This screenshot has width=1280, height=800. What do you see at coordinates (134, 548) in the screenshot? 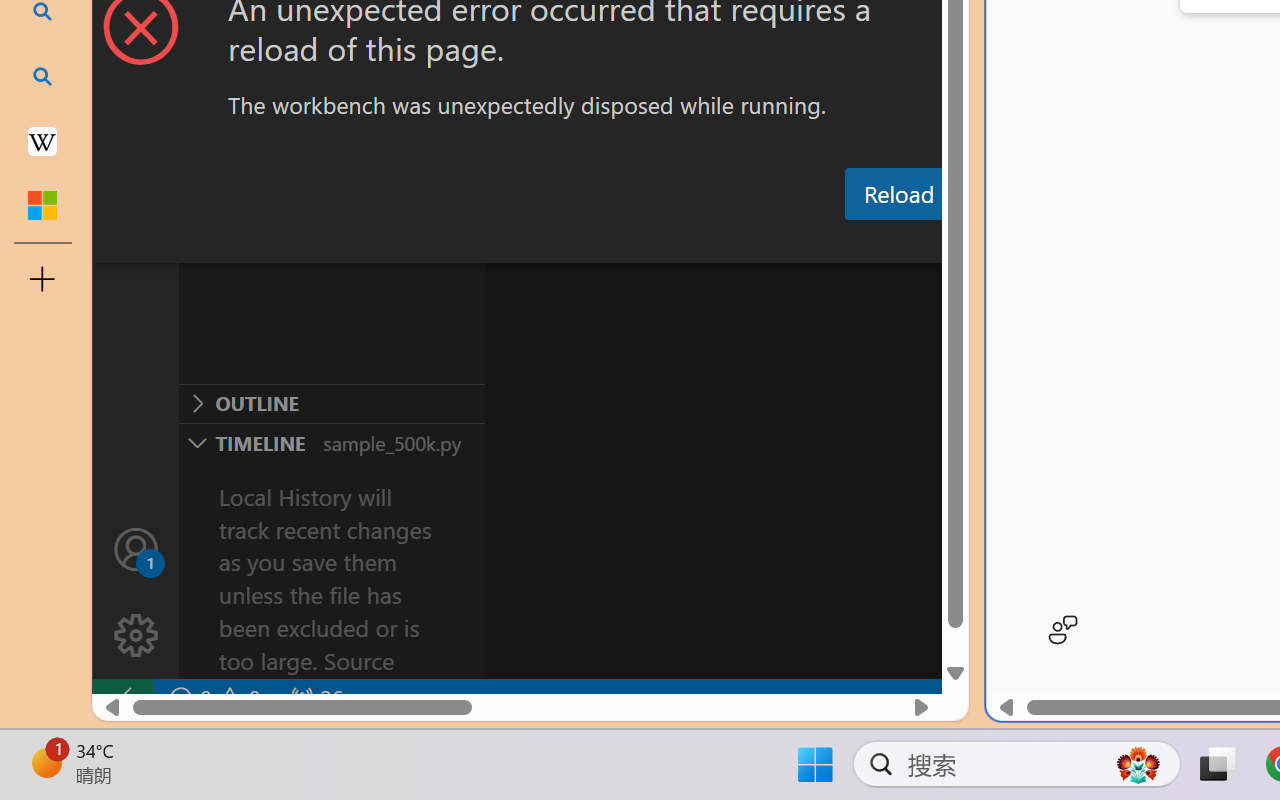
I see `'Accounts - Sign in requested'` at bounding box center [134, 548].